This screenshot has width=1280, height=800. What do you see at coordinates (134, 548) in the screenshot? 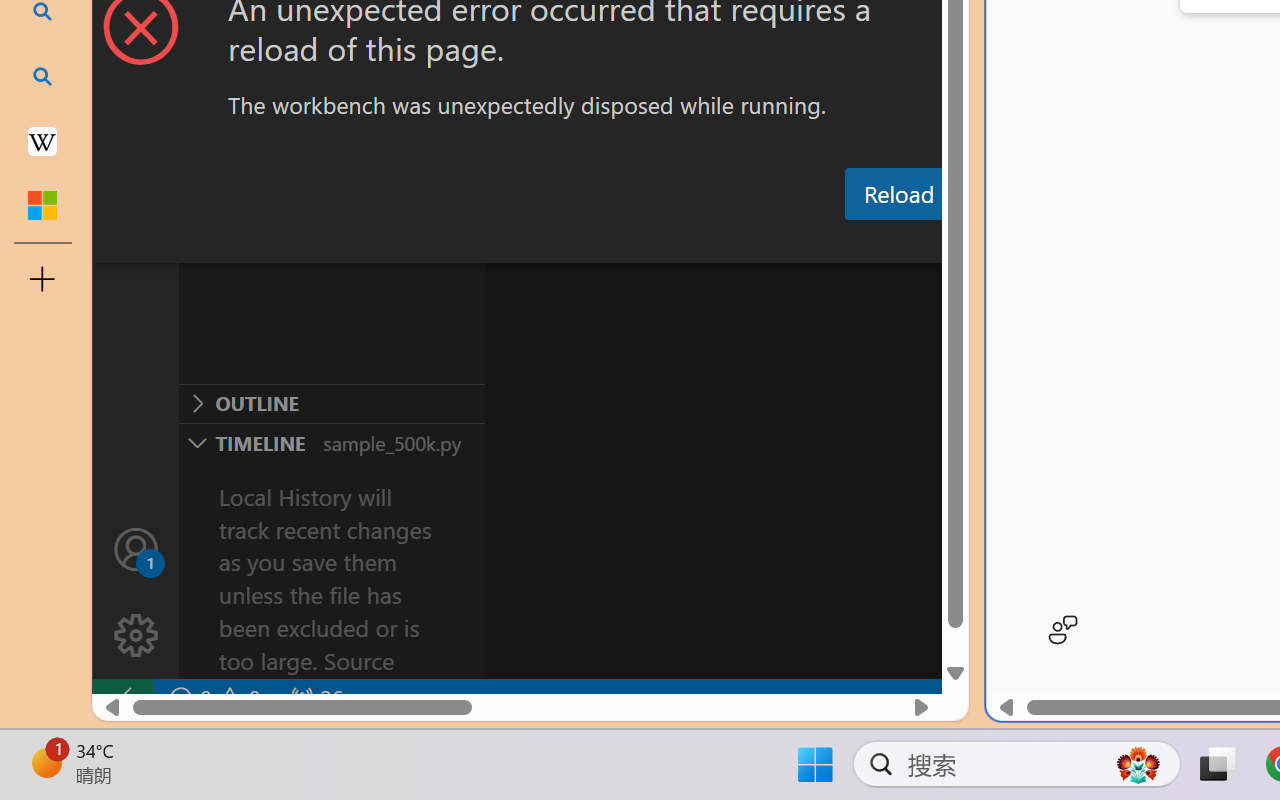
I see `'Accounts - Sign in requested'` at bounding box center [134, 548].